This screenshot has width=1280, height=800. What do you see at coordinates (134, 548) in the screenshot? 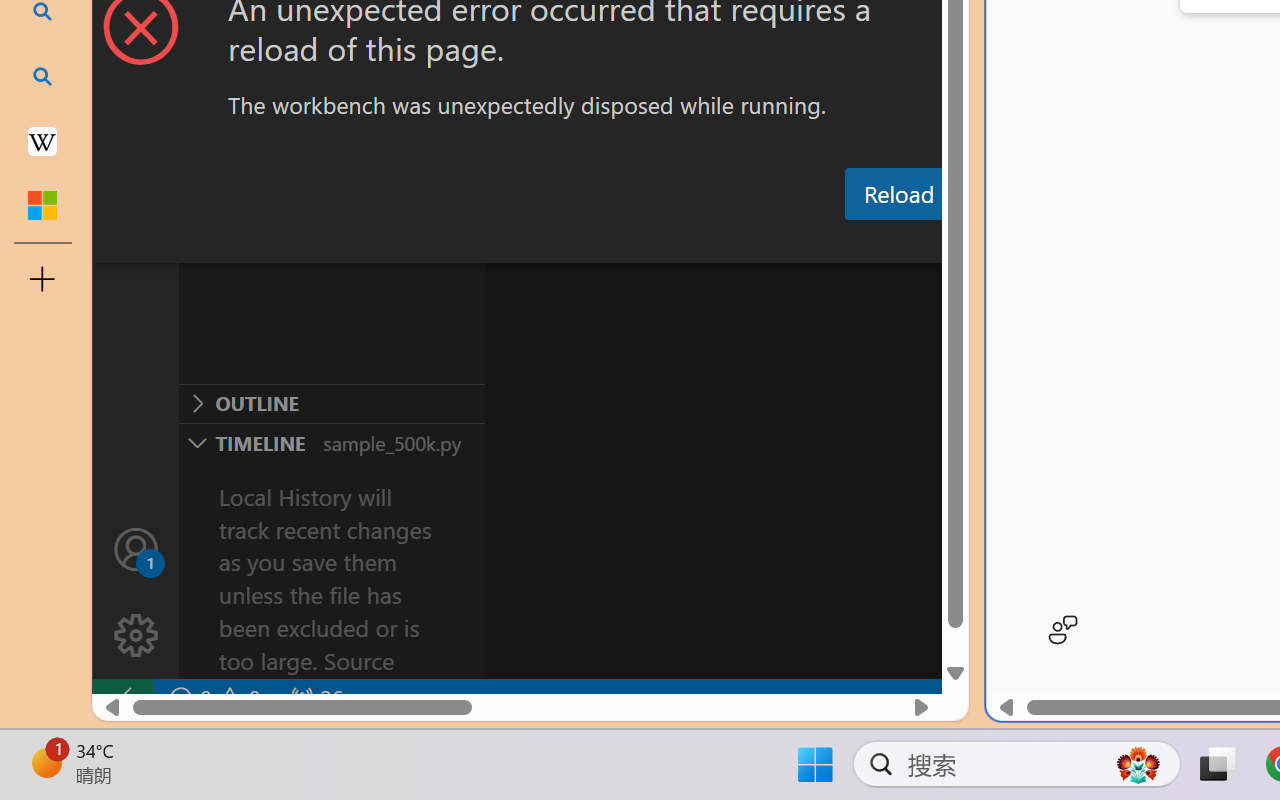
I see `'Accounts - Sign in requested'` at bounding box center [134, 548].